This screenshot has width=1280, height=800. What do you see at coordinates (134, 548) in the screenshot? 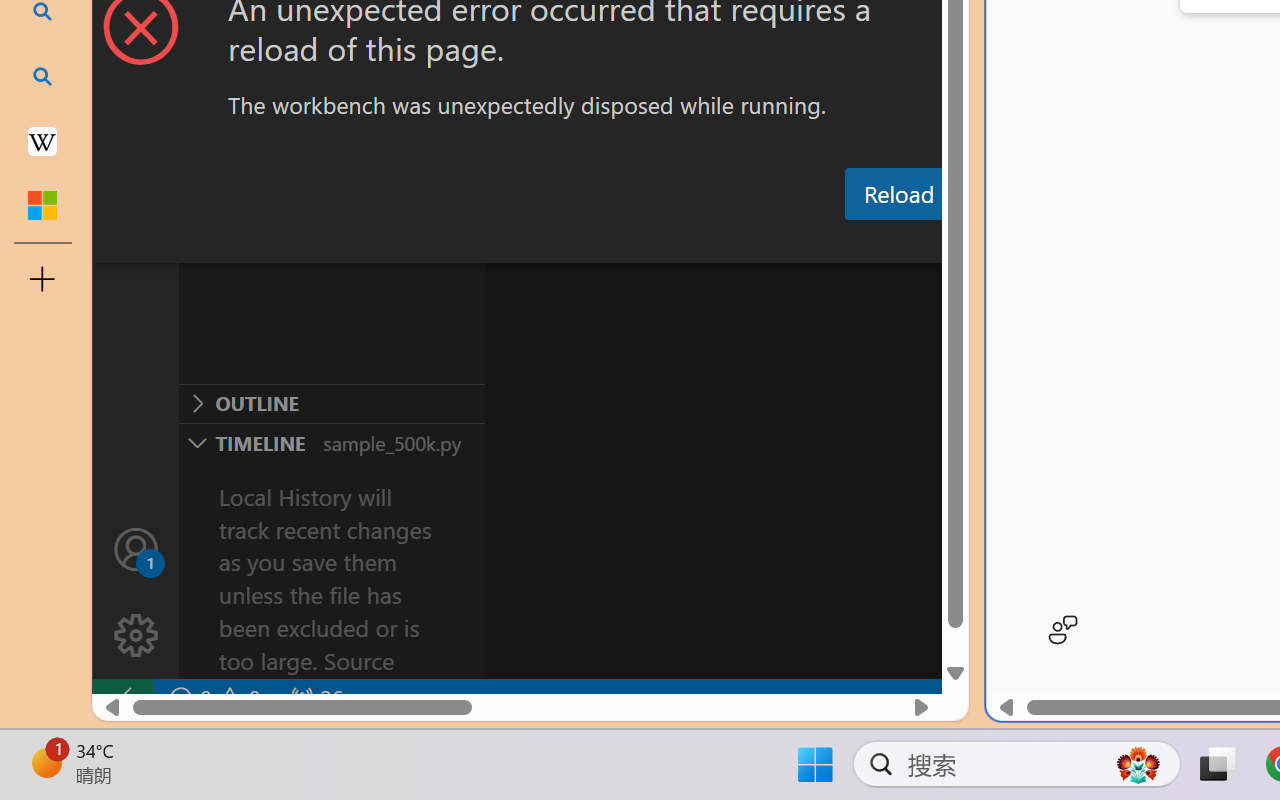
I see `'Accounts - Sign in requested'` at bounding box center [134, 548].